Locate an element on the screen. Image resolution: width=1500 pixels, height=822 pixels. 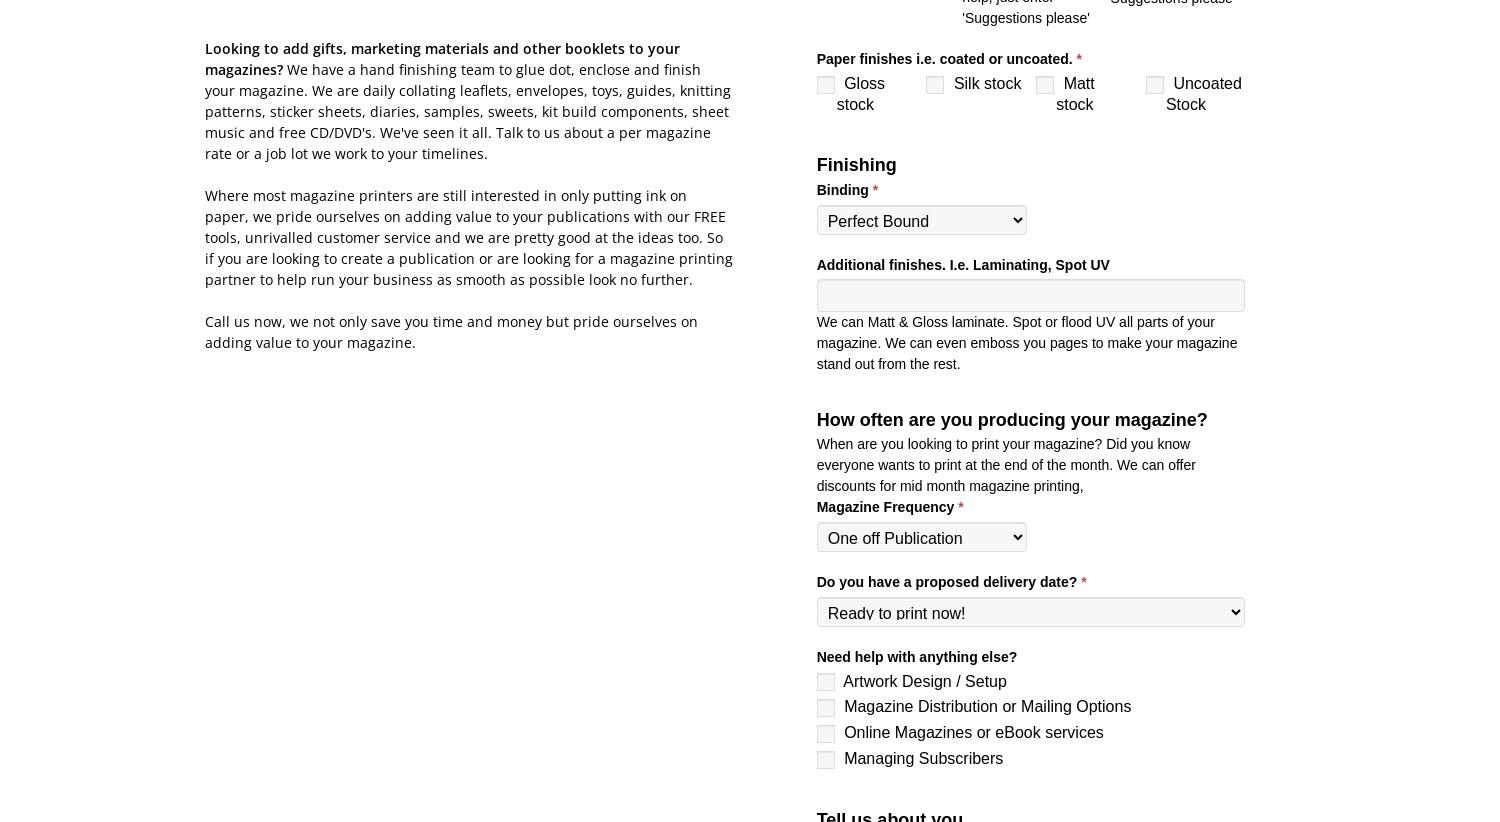
'We have a hand finishing team to glue dot, enclose and finish your magazine.  We are daily collating leaflets, envelopes, toys, guides, knitting patterns, sticker sheets, diaries, samples, sweets, kit build components, sheet music and free CD/DVD's.  We've seen it all. Talk to us about a per magazine rate or a job lot we work to your timelines.' is located at coordinates (467, 109).